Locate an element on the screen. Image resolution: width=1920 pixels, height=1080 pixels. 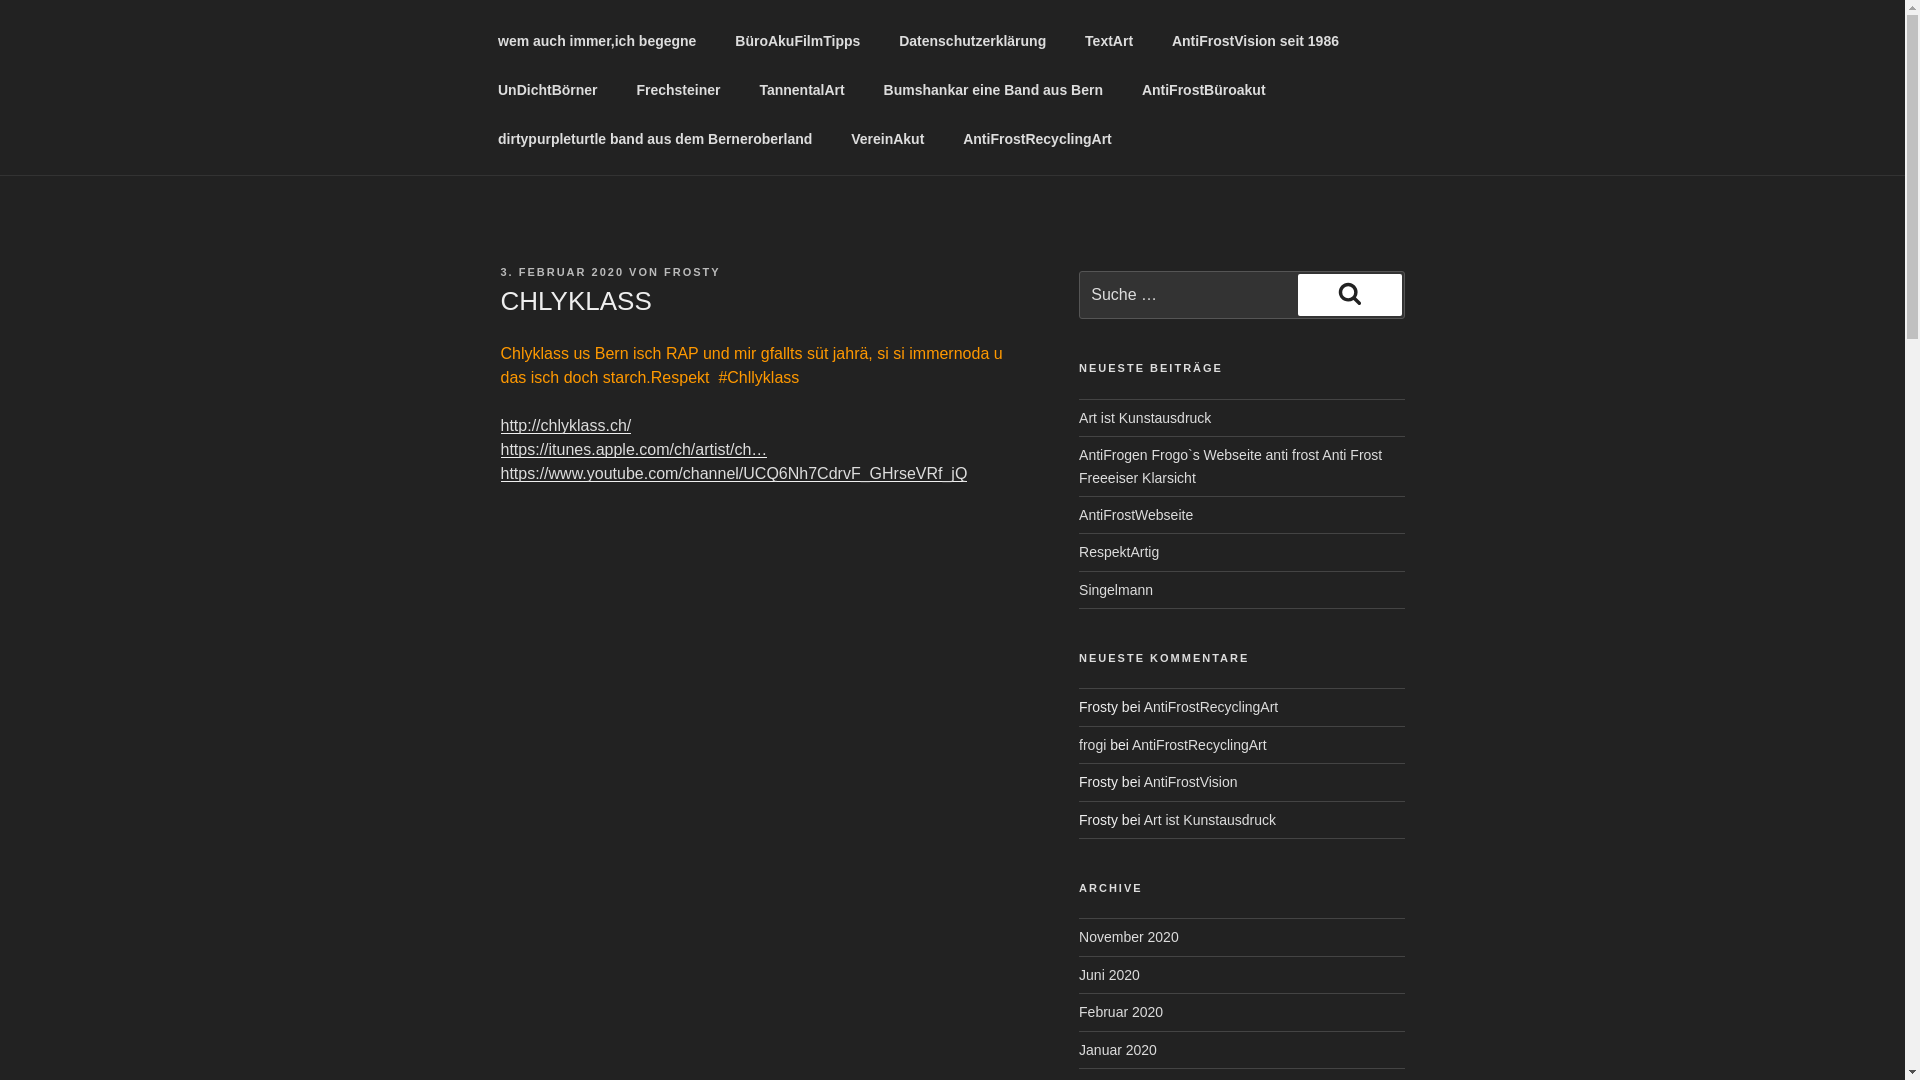
'Januar 2020' is located at coordinates (1117, 1048).